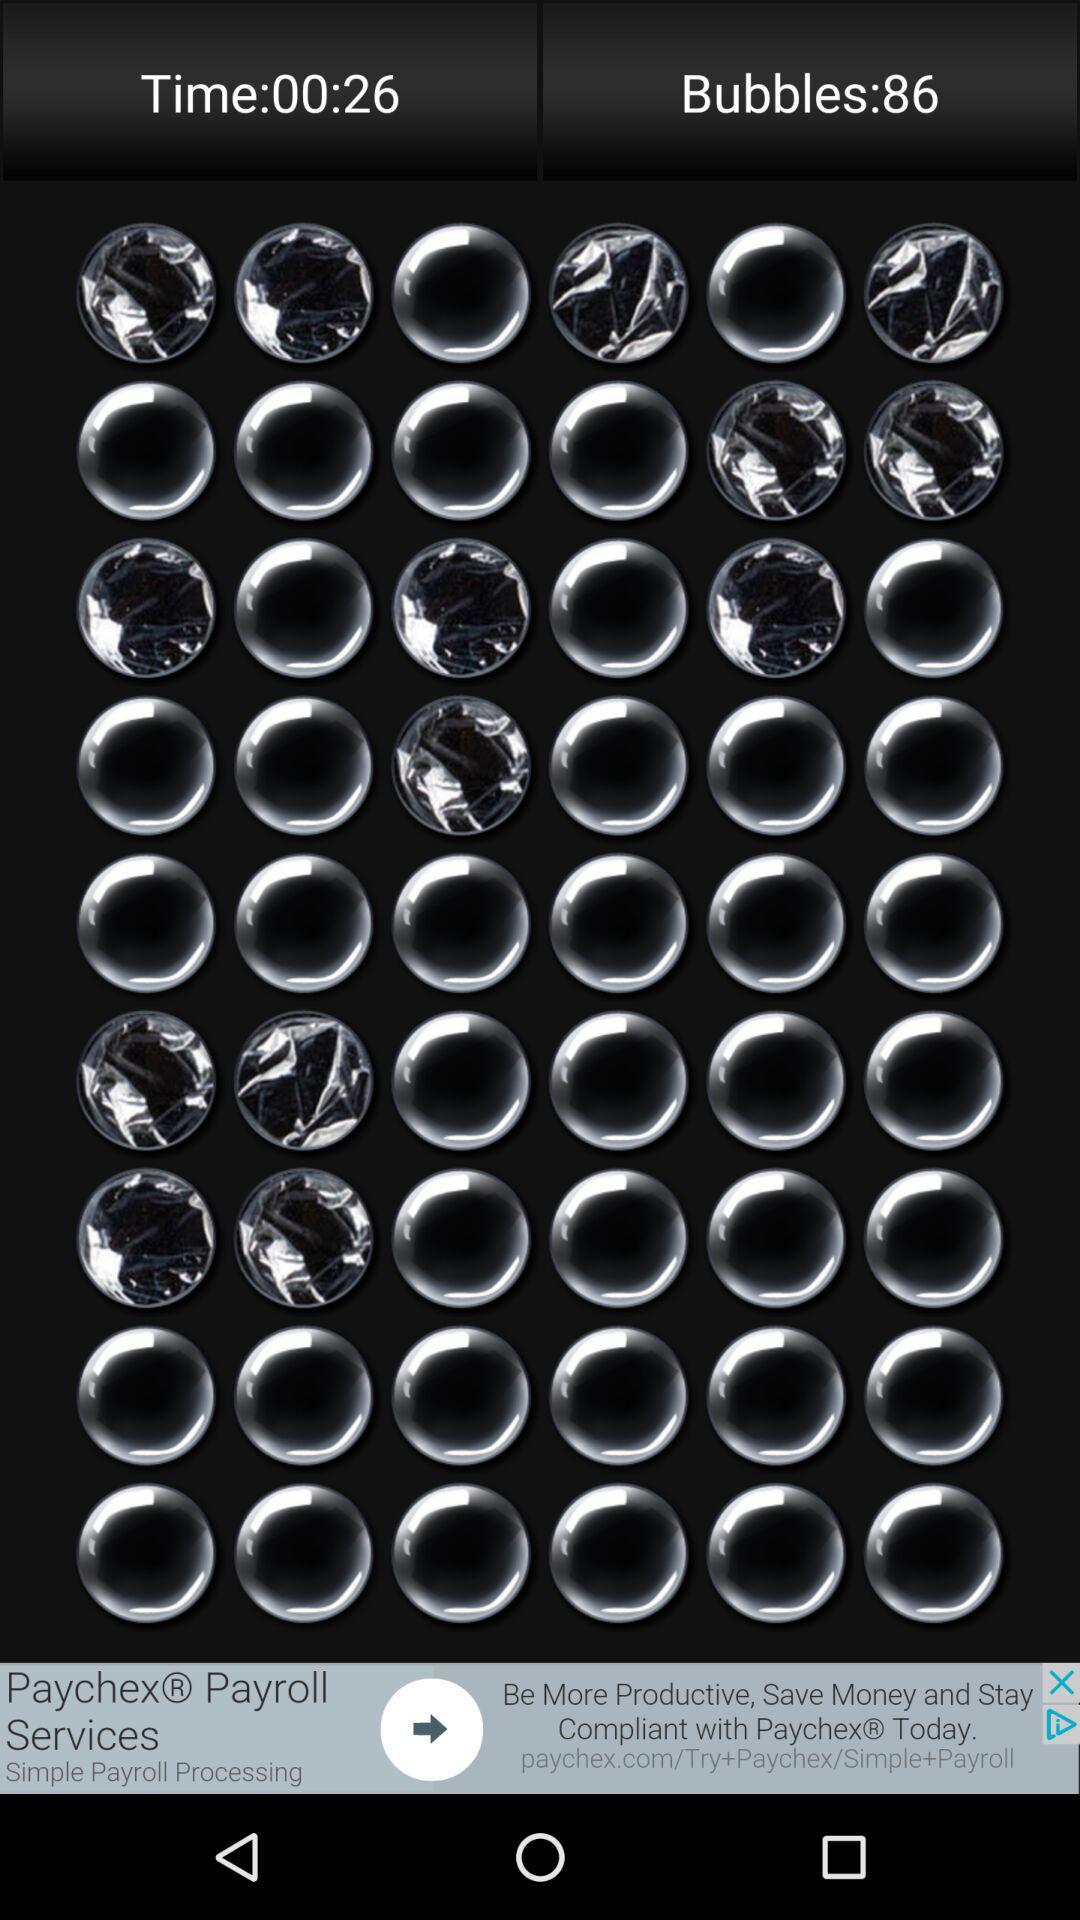 Image resolution: width=1080 pixels, height=1920 pixels. I want to click on the refresh icon, so click(461, 312).